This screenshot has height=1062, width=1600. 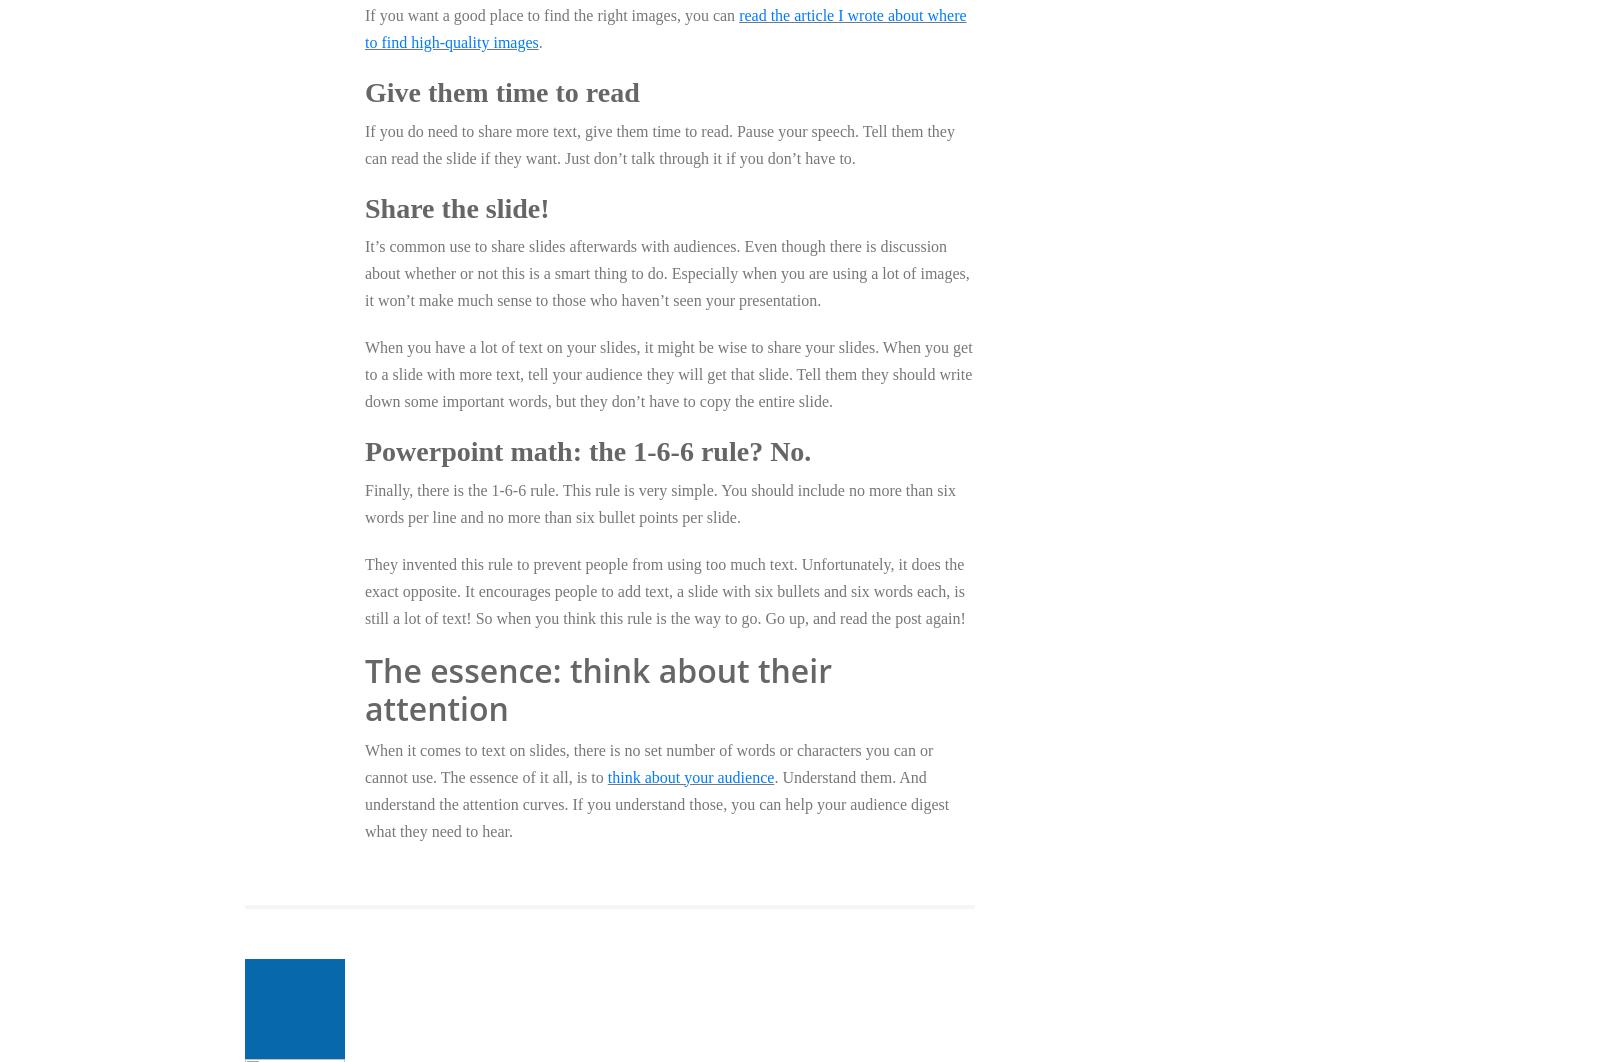 I want to click on 'It’s common use to share slides afterwards with audiences. Even though there is discussion about whether or not this is a smart thing to do. Especially when you are using a lot of images, it won’t make much sense to those who haven’t seen your presentation.', so click(x=364, y=272).